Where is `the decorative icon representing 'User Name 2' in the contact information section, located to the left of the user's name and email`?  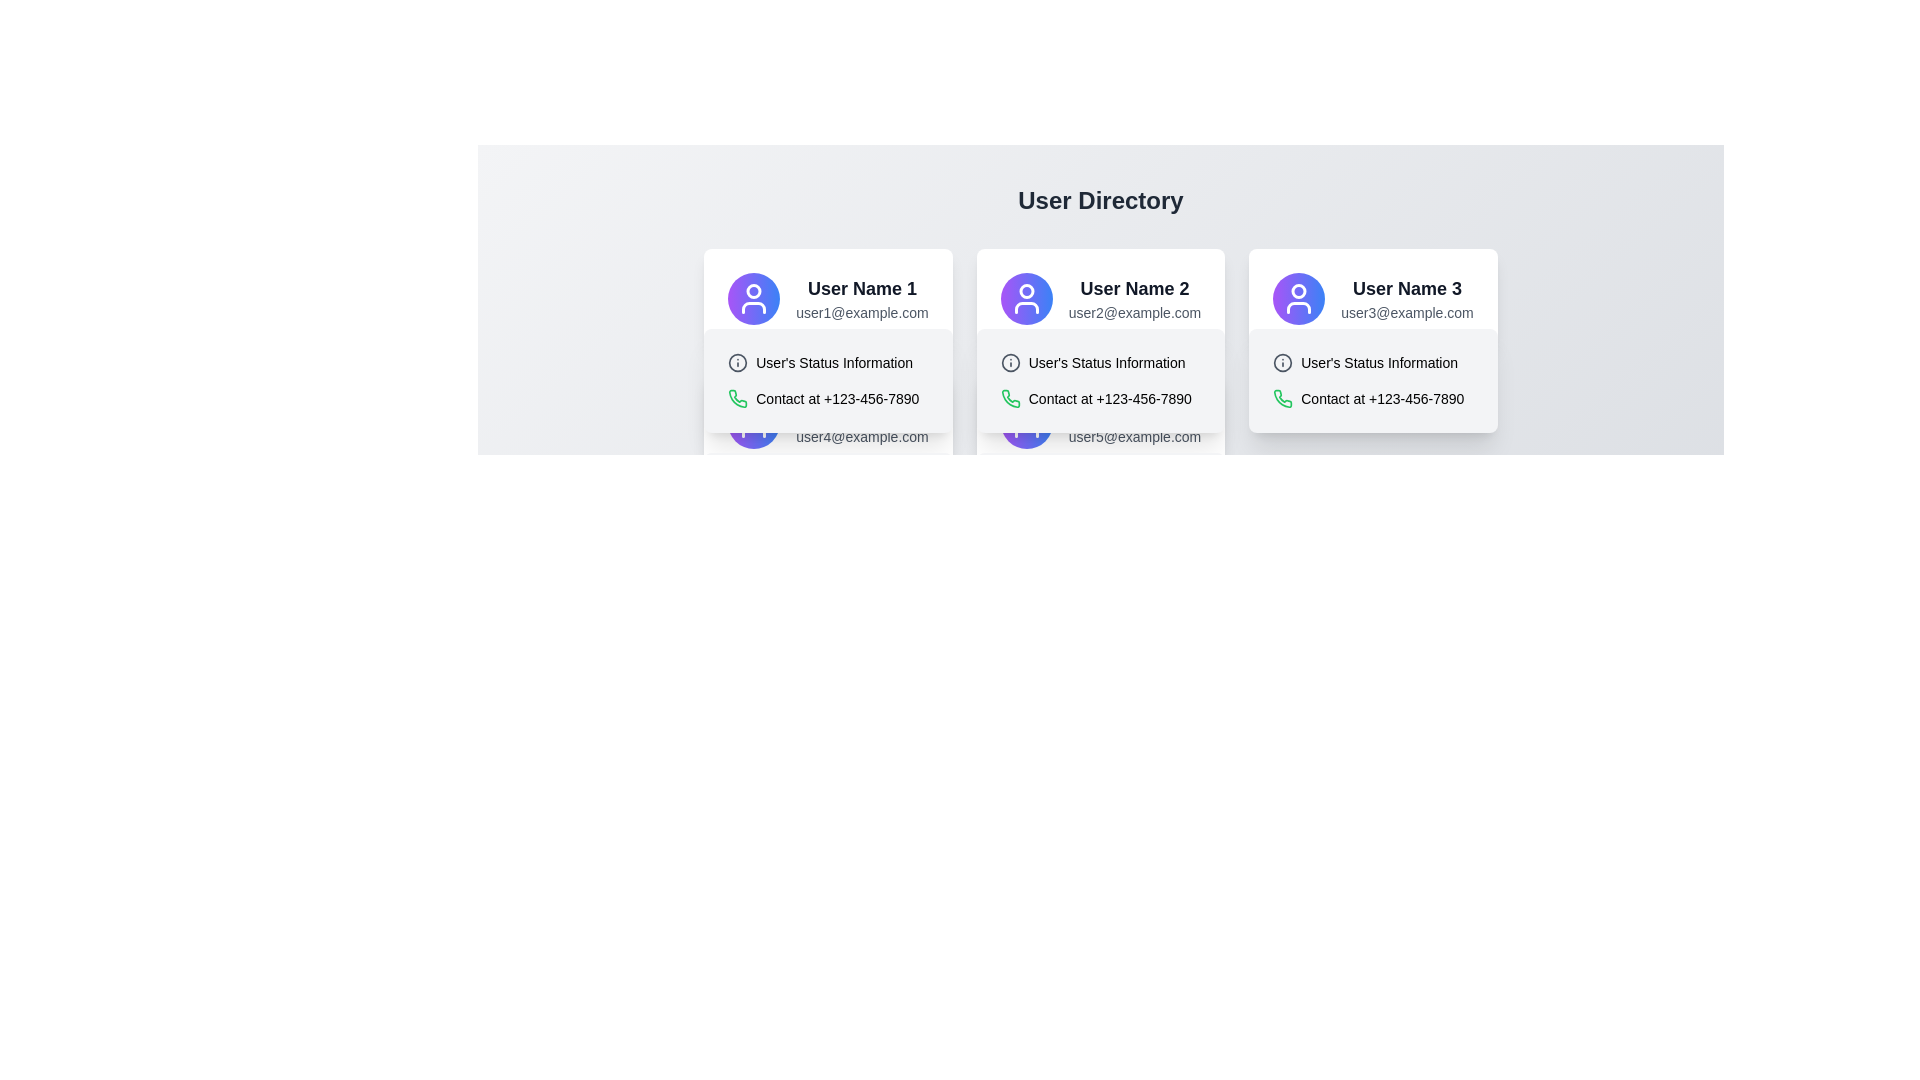 the decorative icon representing 'User Name 2' in the contact information section, located to the left of the user's name and email is located at coordinates (1026, 299).